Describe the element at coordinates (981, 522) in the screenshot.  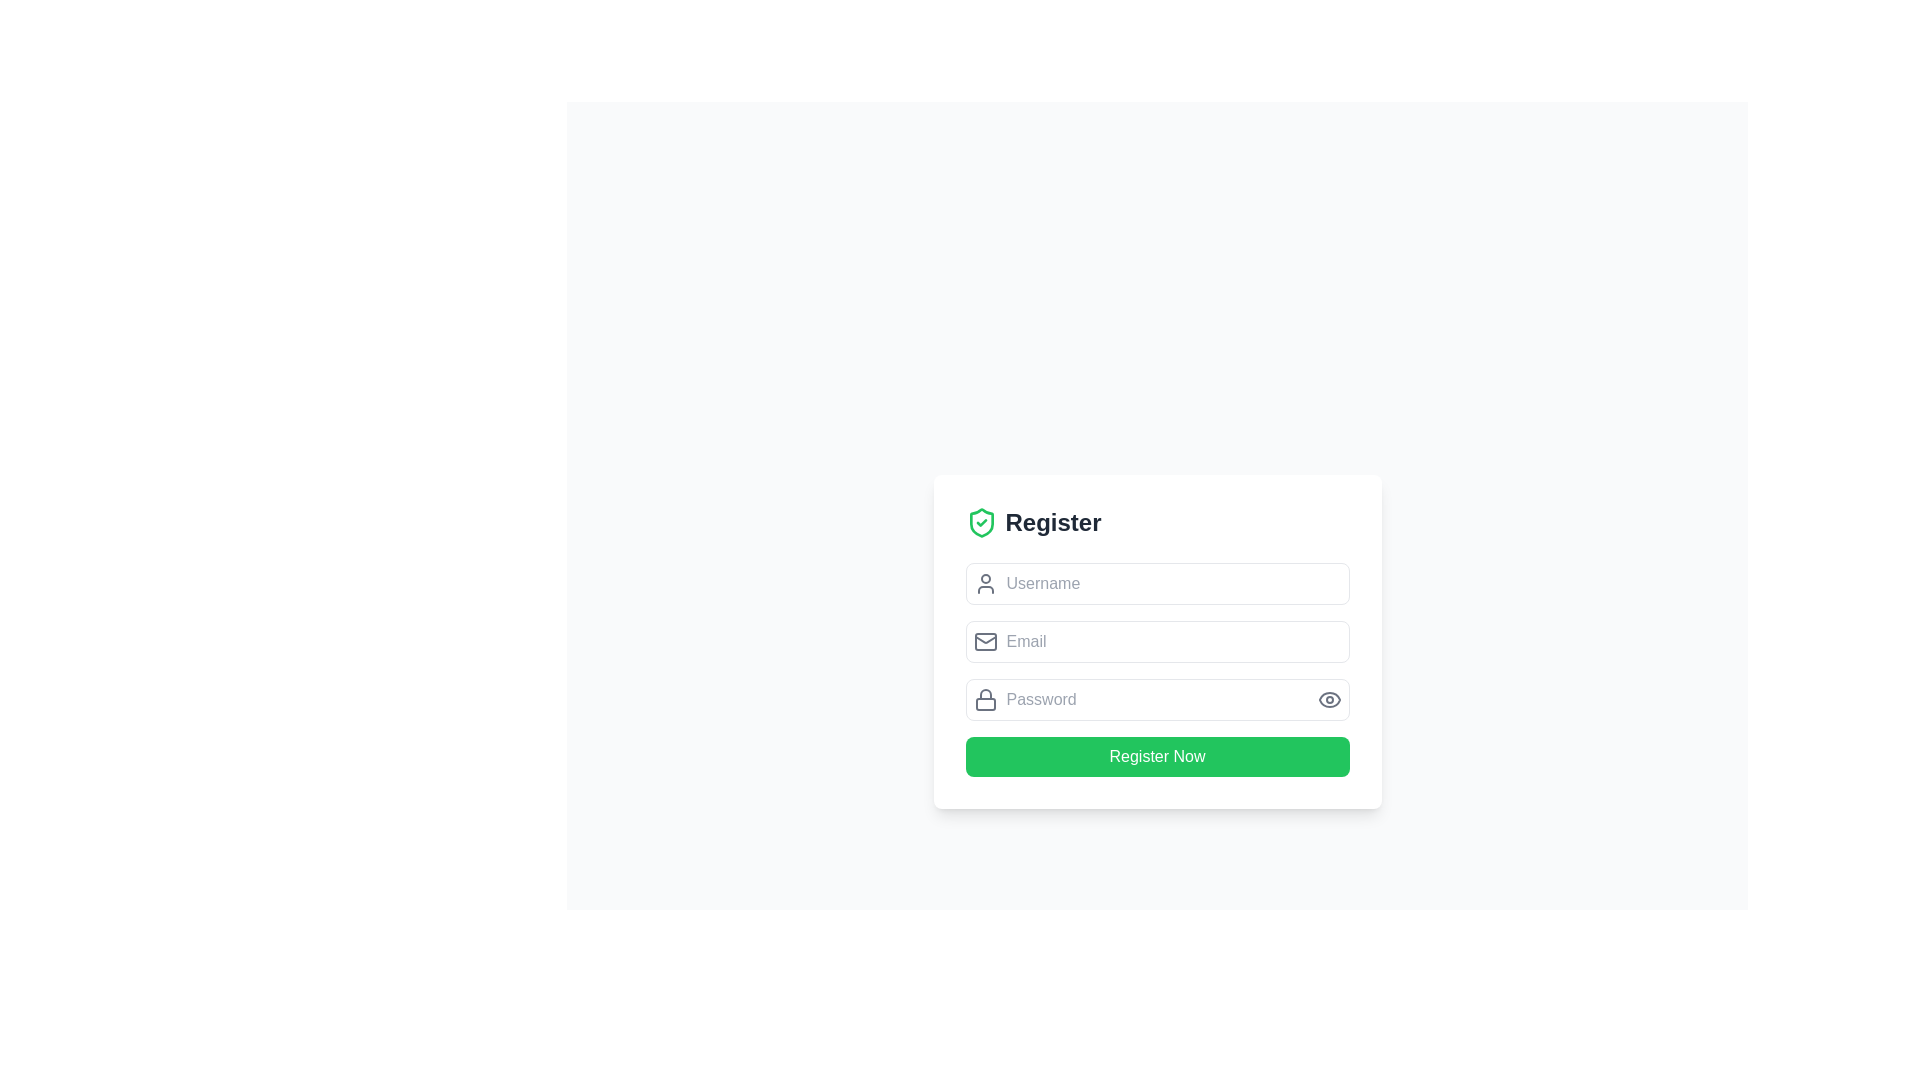
I see `the shield-shaped security icon at the top-left corner of the registration form, which features a green outline and a checkmark indicating verification` at that location.